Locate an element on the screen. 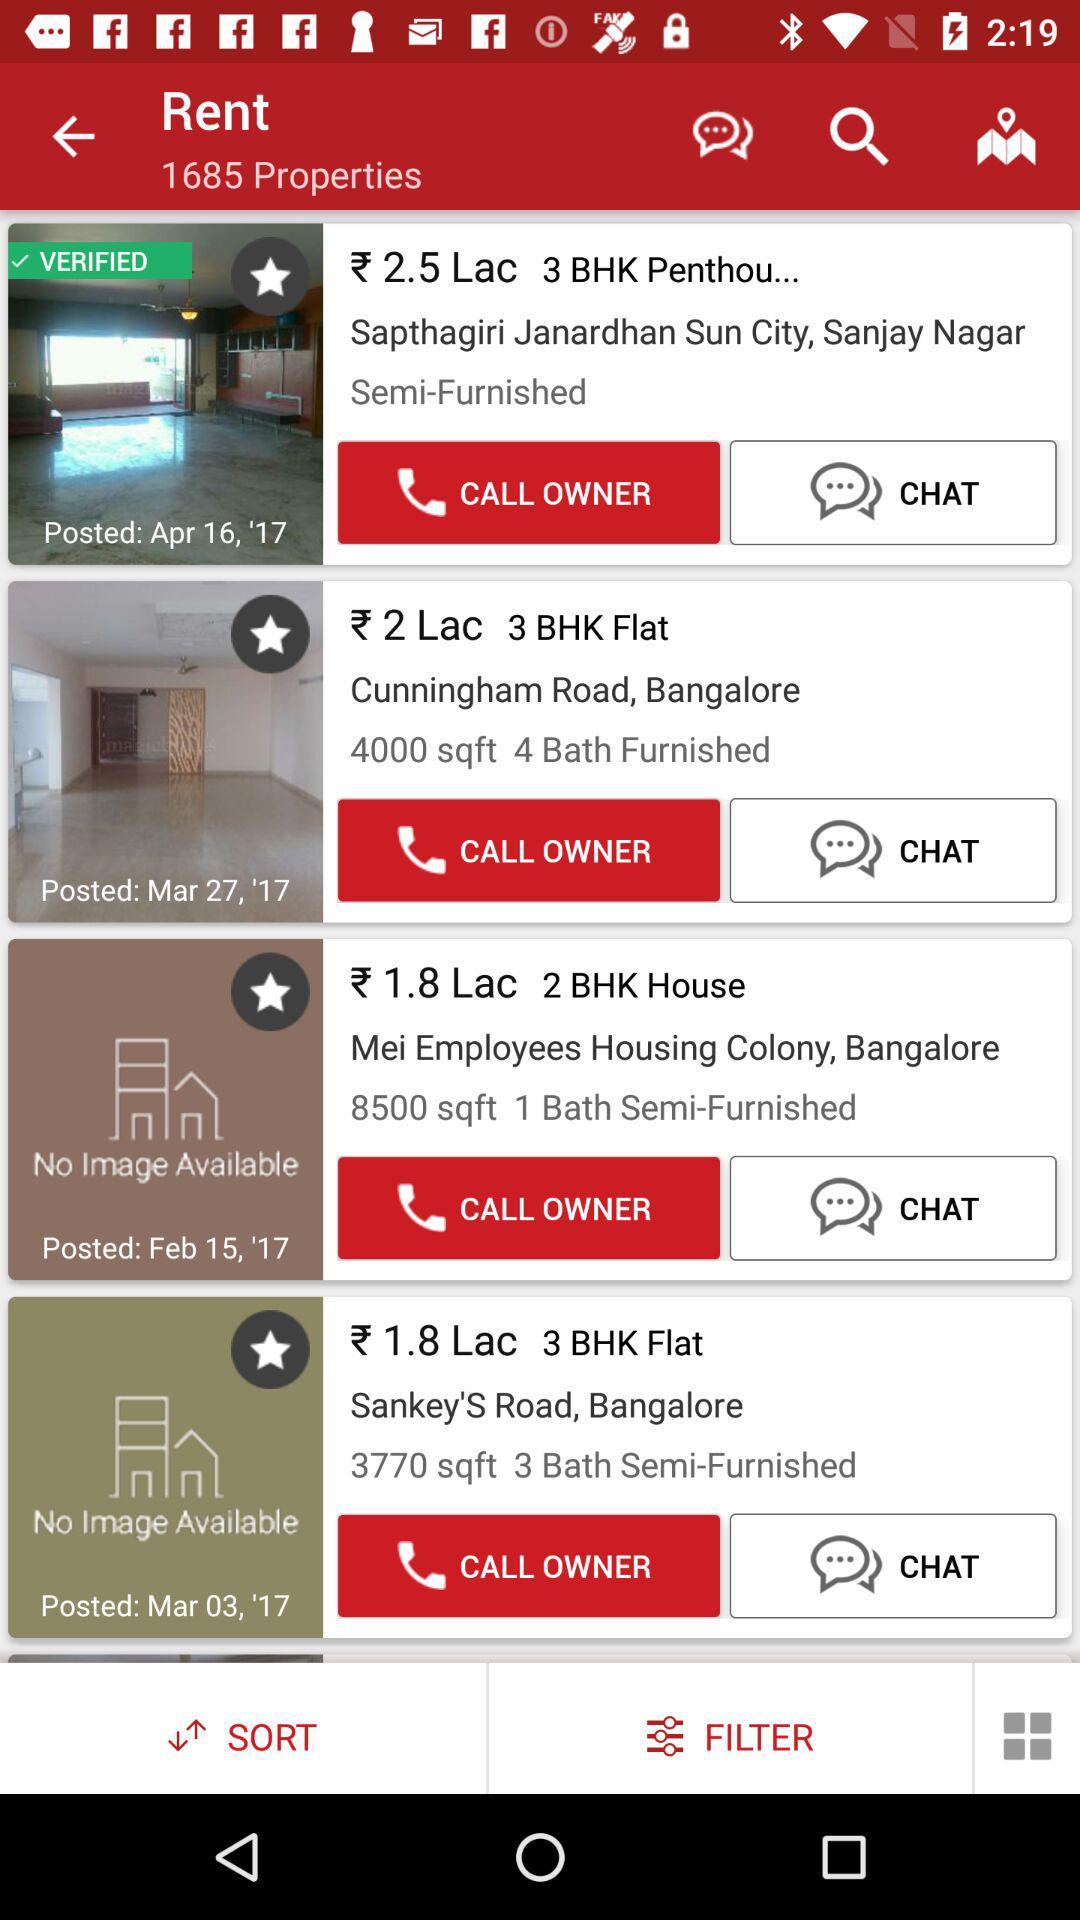  the arrow_backward icon is located at coordinates (72, 135).